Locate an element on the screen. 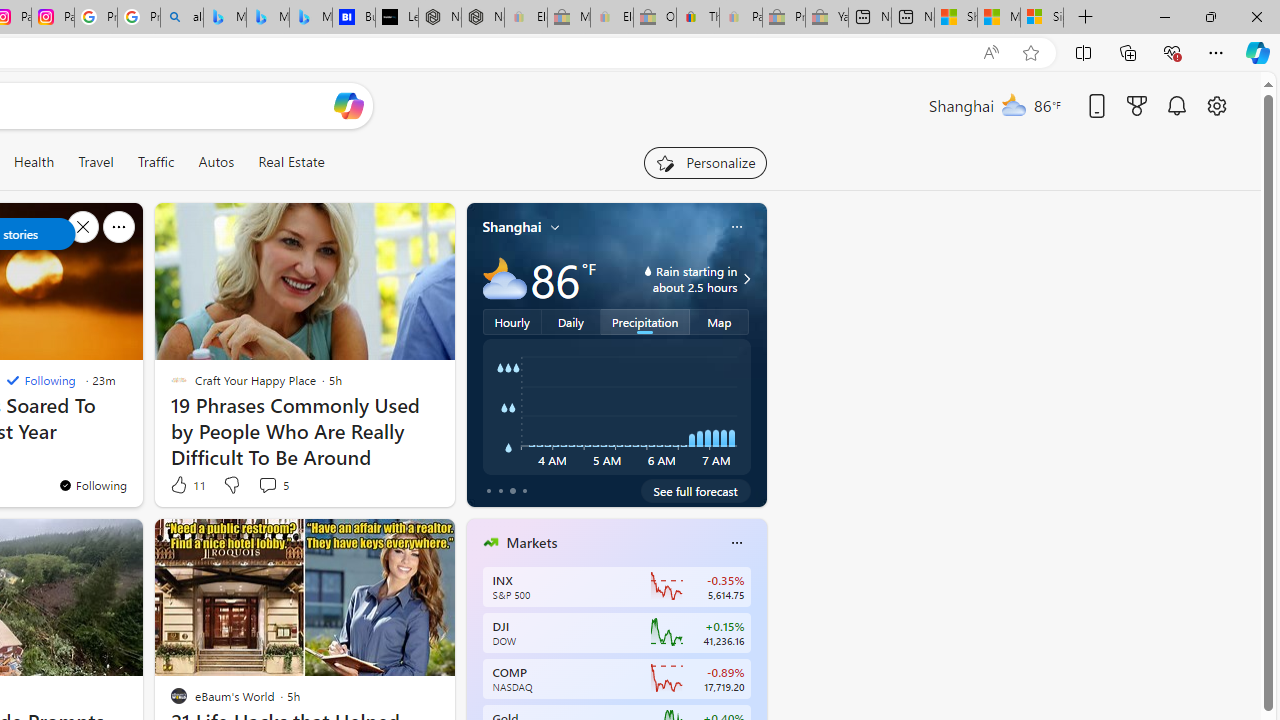 This screenshot has width=1280, height=720. 'Following' is located at coordinates (40, 380).